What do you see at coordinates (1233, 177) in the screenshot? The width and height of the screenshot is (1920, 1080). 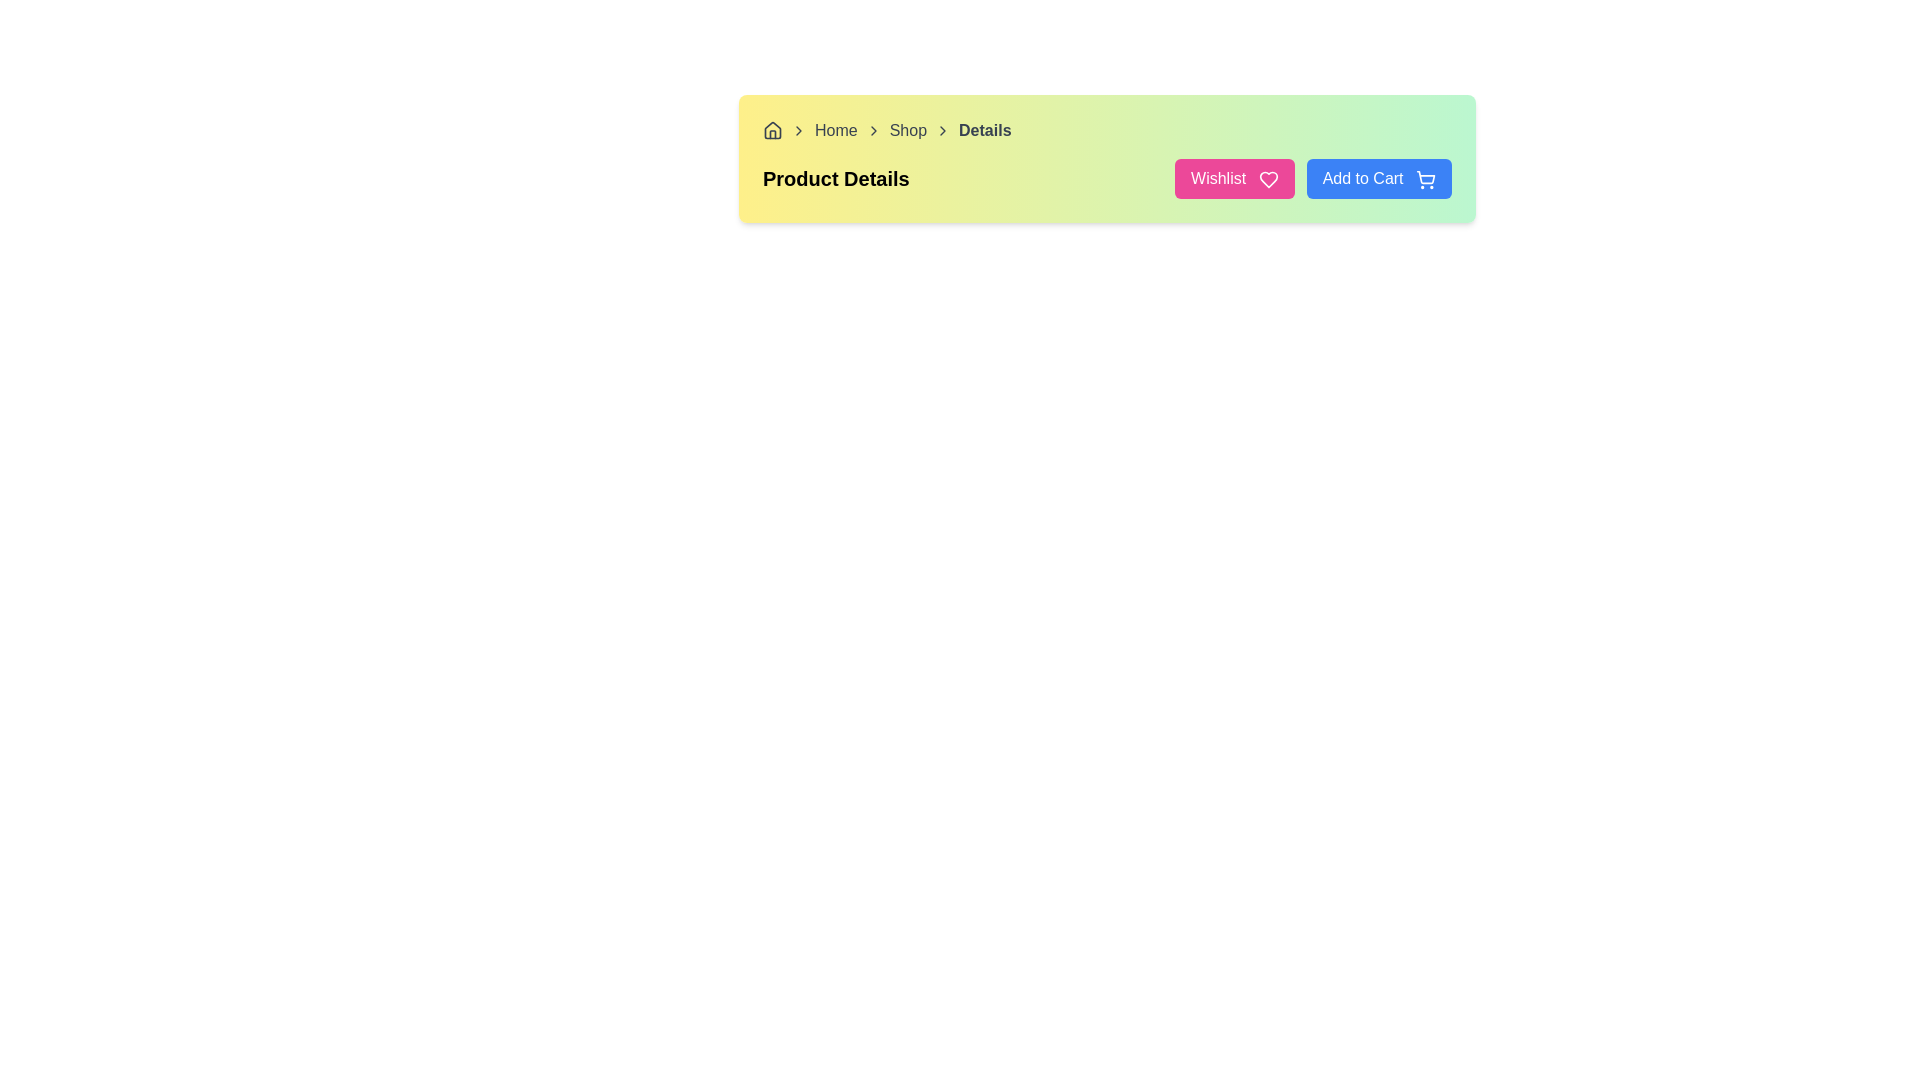 I see `the 'Wishlist' button` at bounding box center [1233, 177].